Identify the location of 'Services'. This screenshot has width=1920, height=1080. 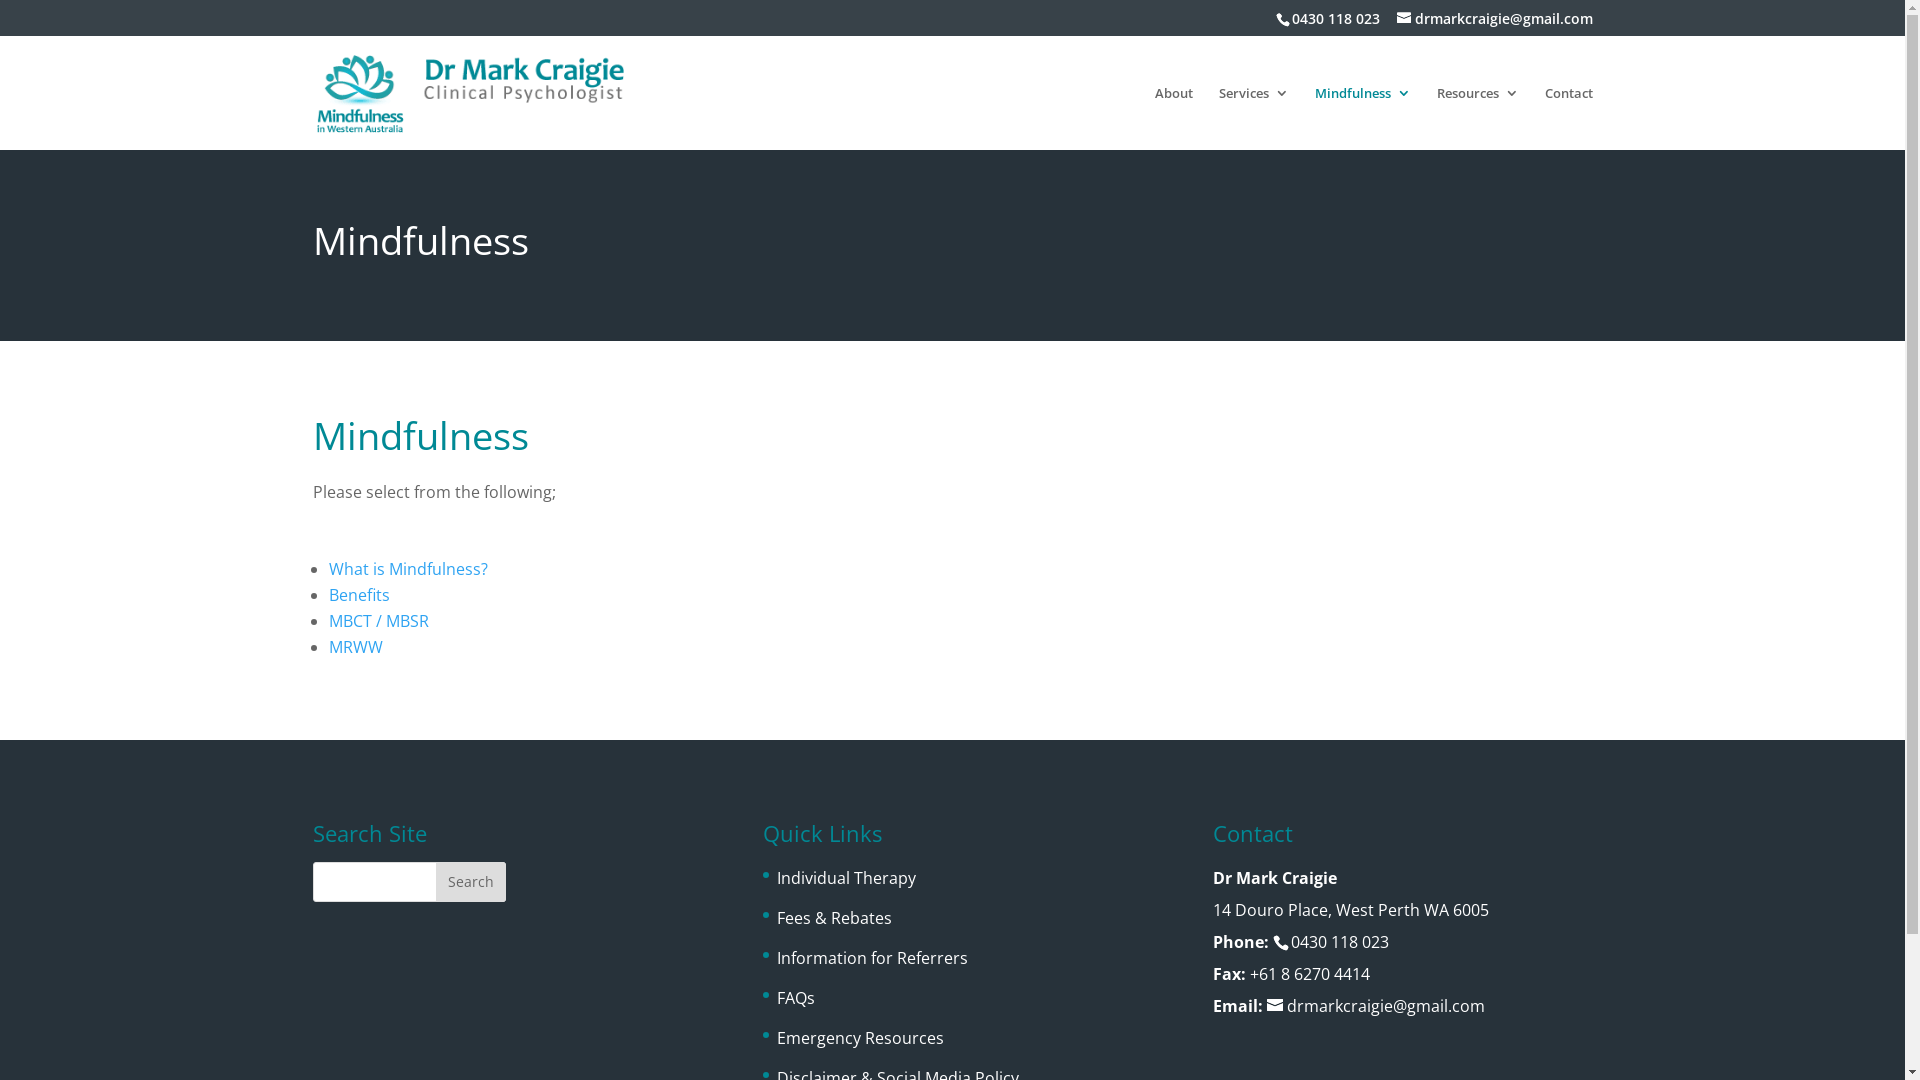
(1251, 118).